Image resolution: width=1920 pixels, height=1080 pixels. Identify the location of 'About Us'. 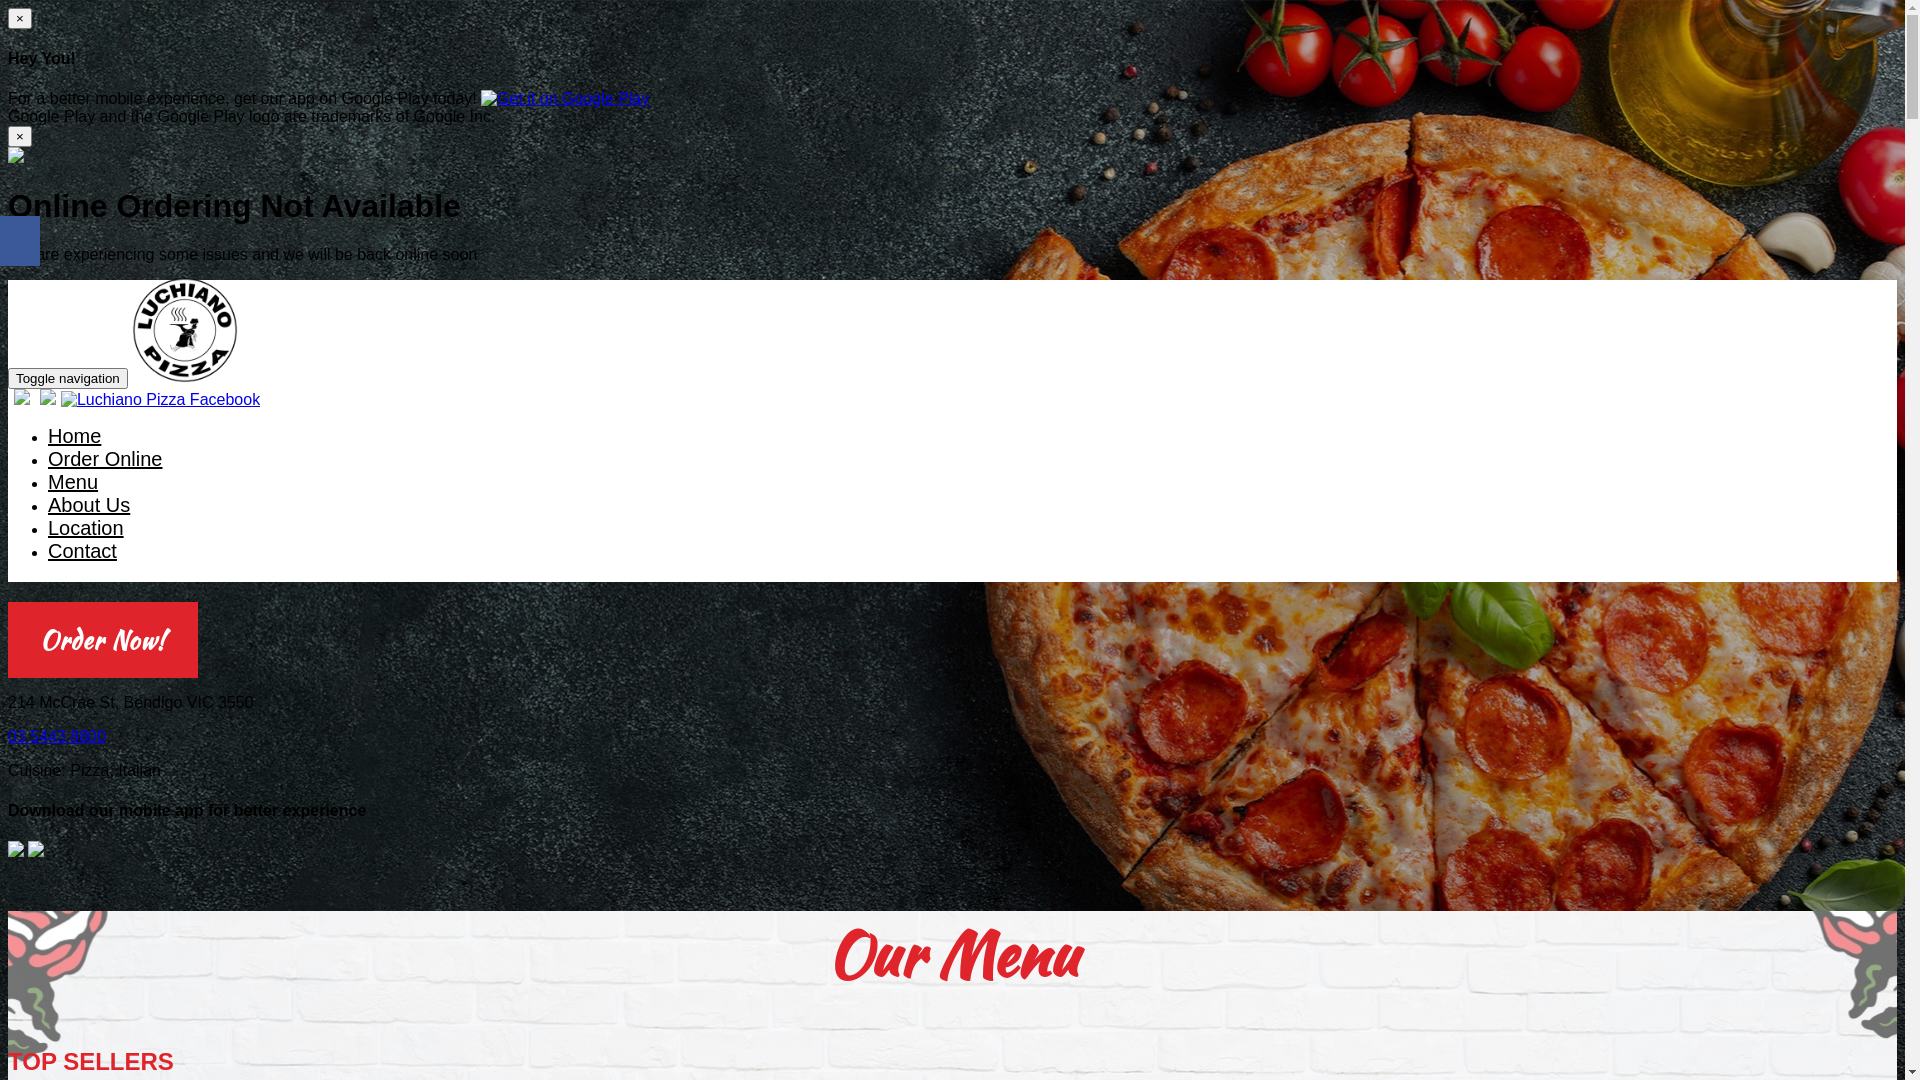
(88, 505).